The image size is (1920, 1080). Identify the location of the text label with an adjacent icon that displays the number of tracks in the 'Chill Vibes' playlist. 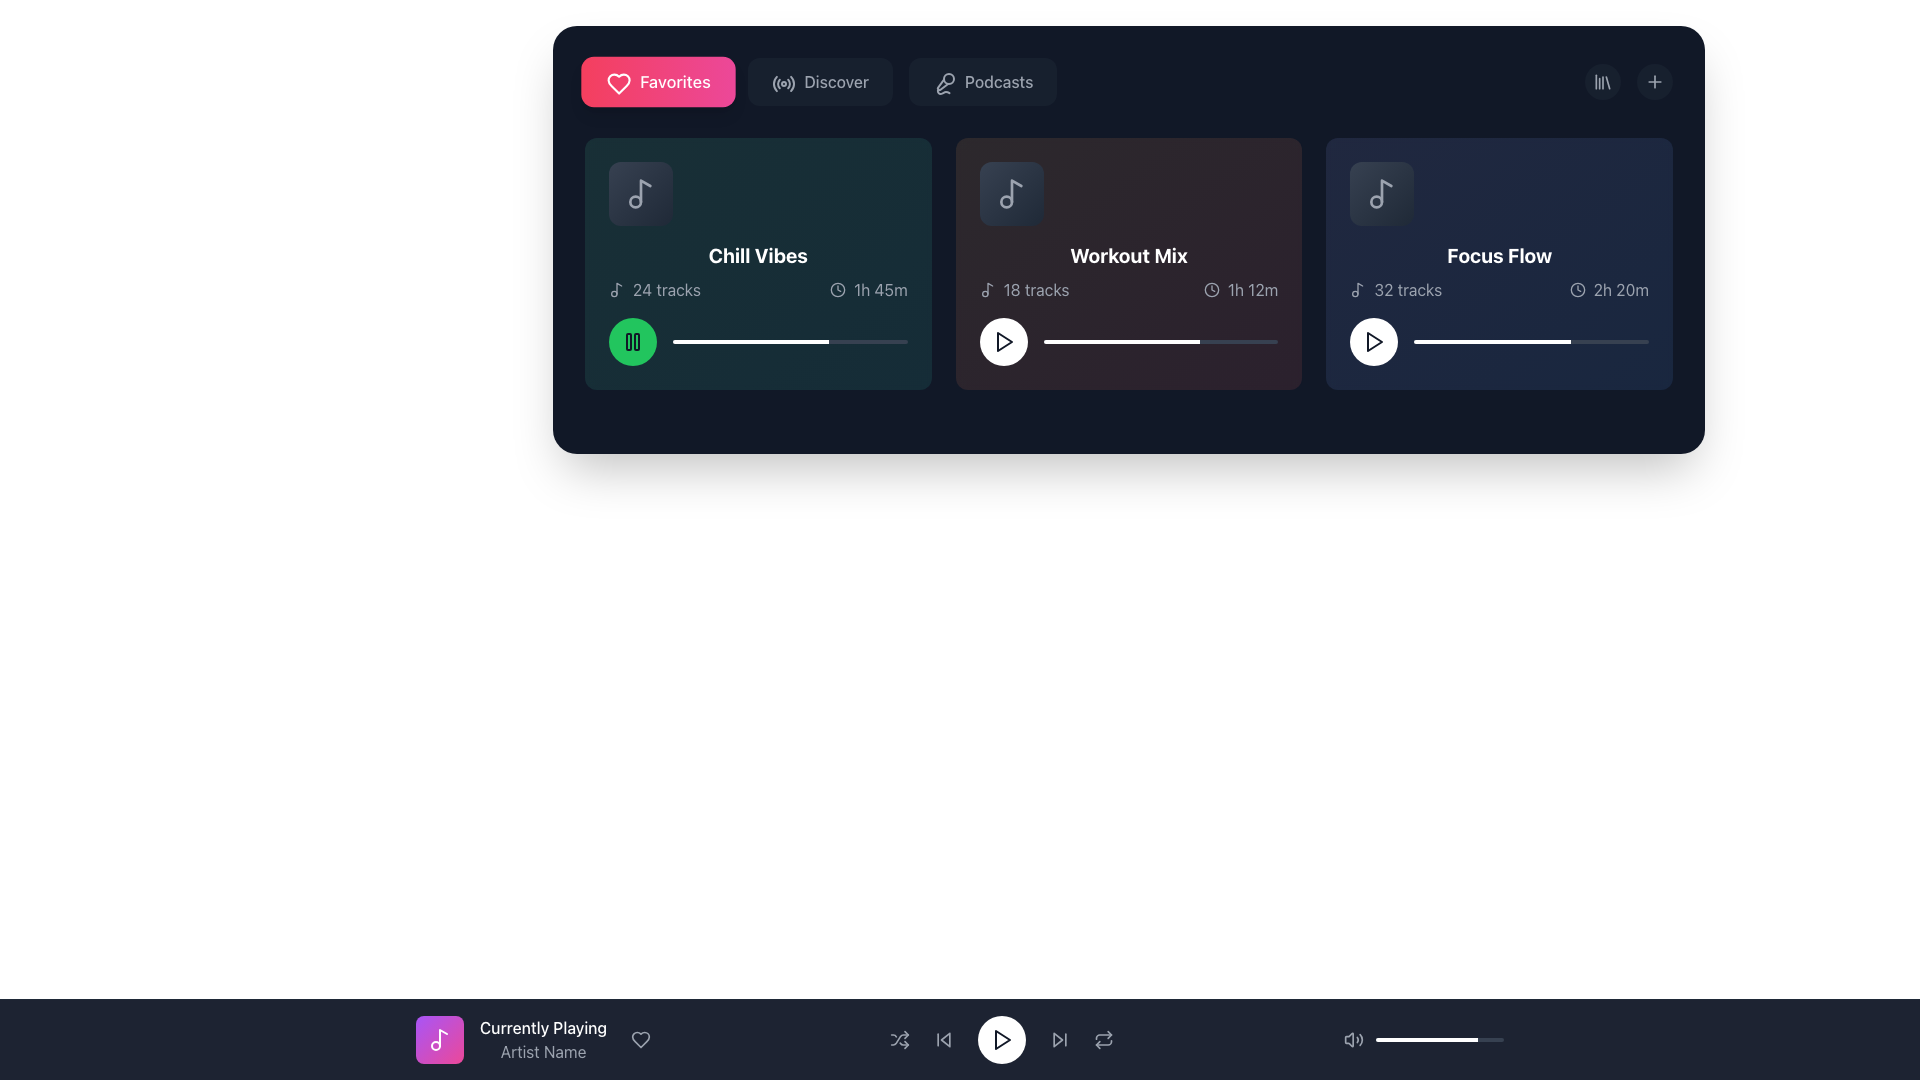
(654, 289).